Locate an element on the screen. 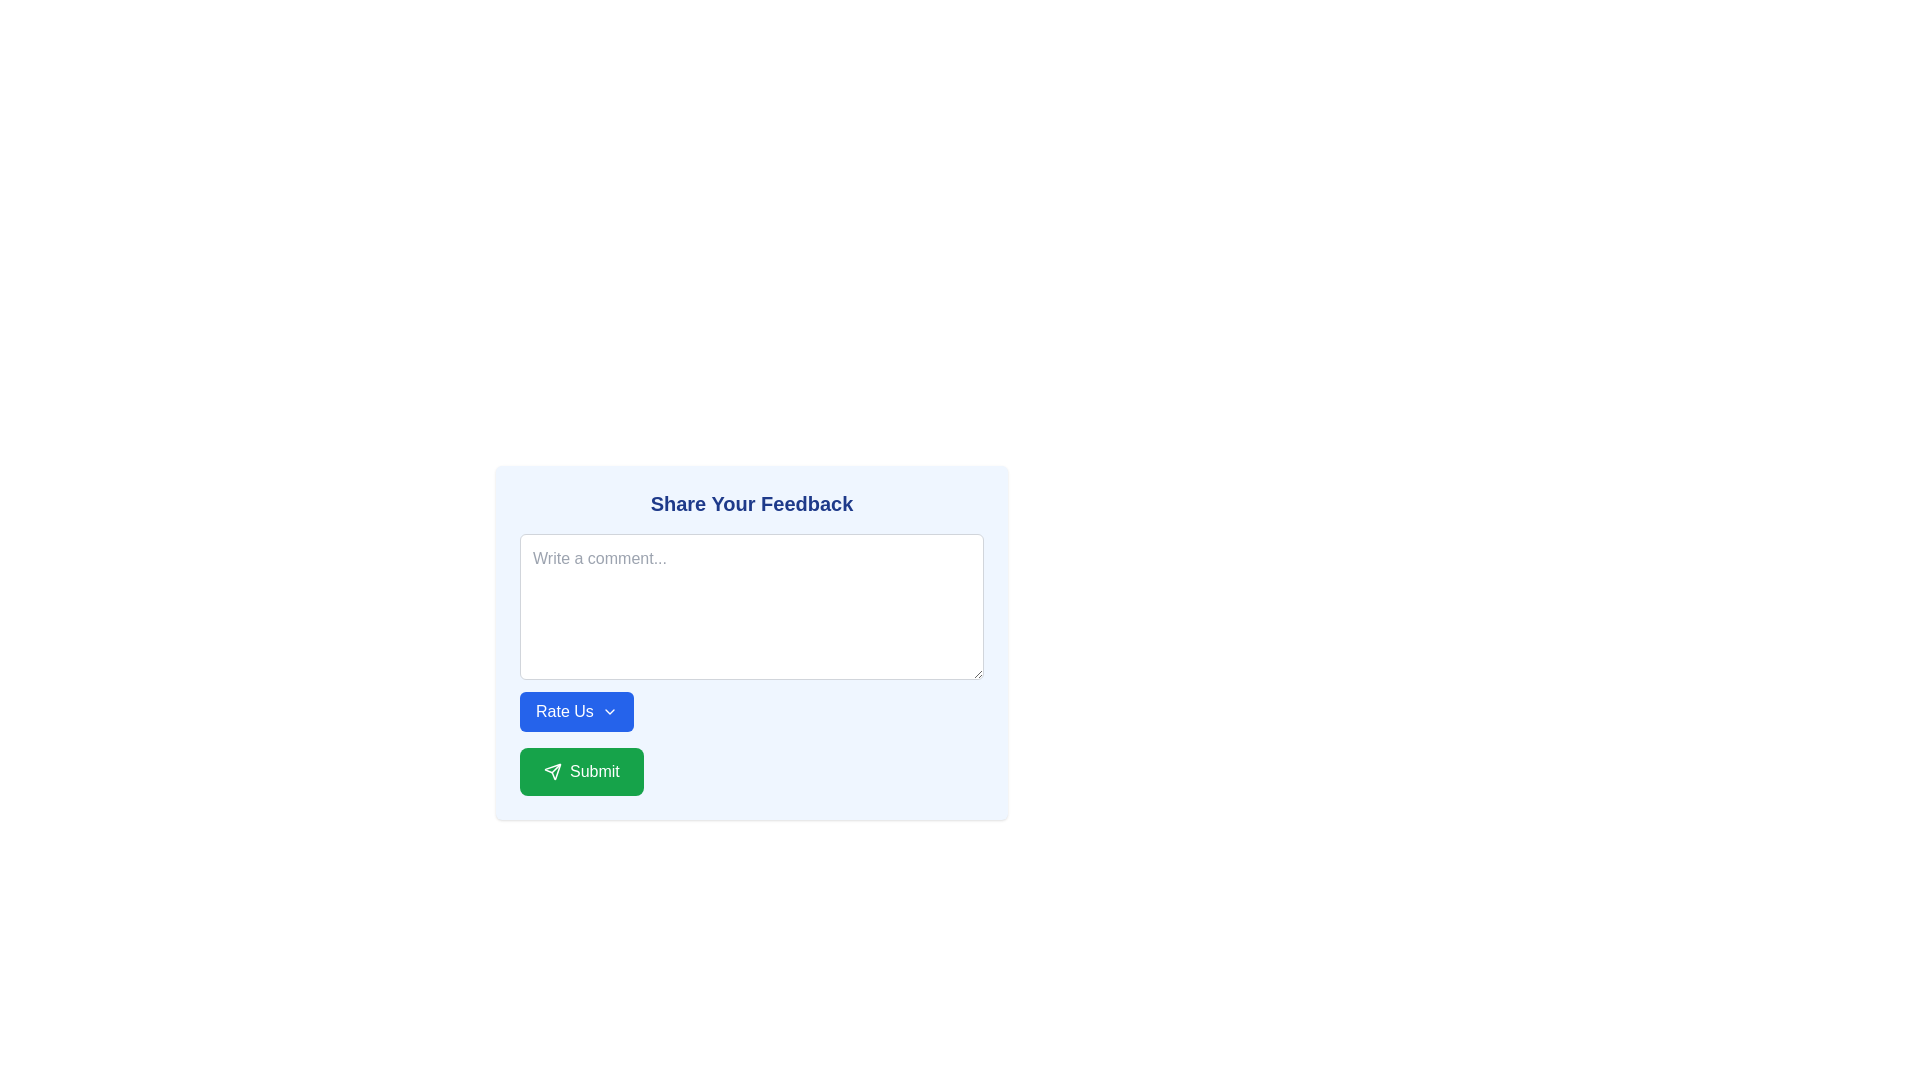  the downward-pointing chevron icon located next to the 'Rate Us' text on the blue button is located at coordinates (608, 711).